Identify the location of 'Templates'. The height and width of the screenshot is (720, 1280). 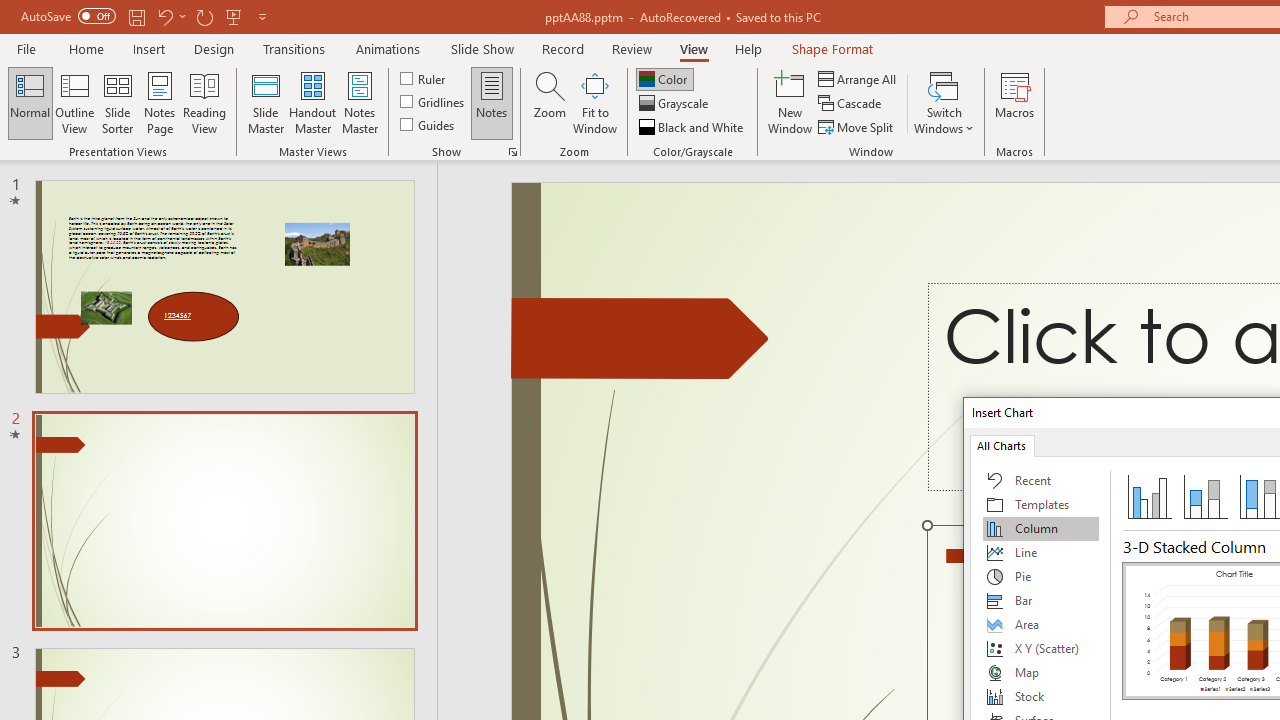
(1040, 504).